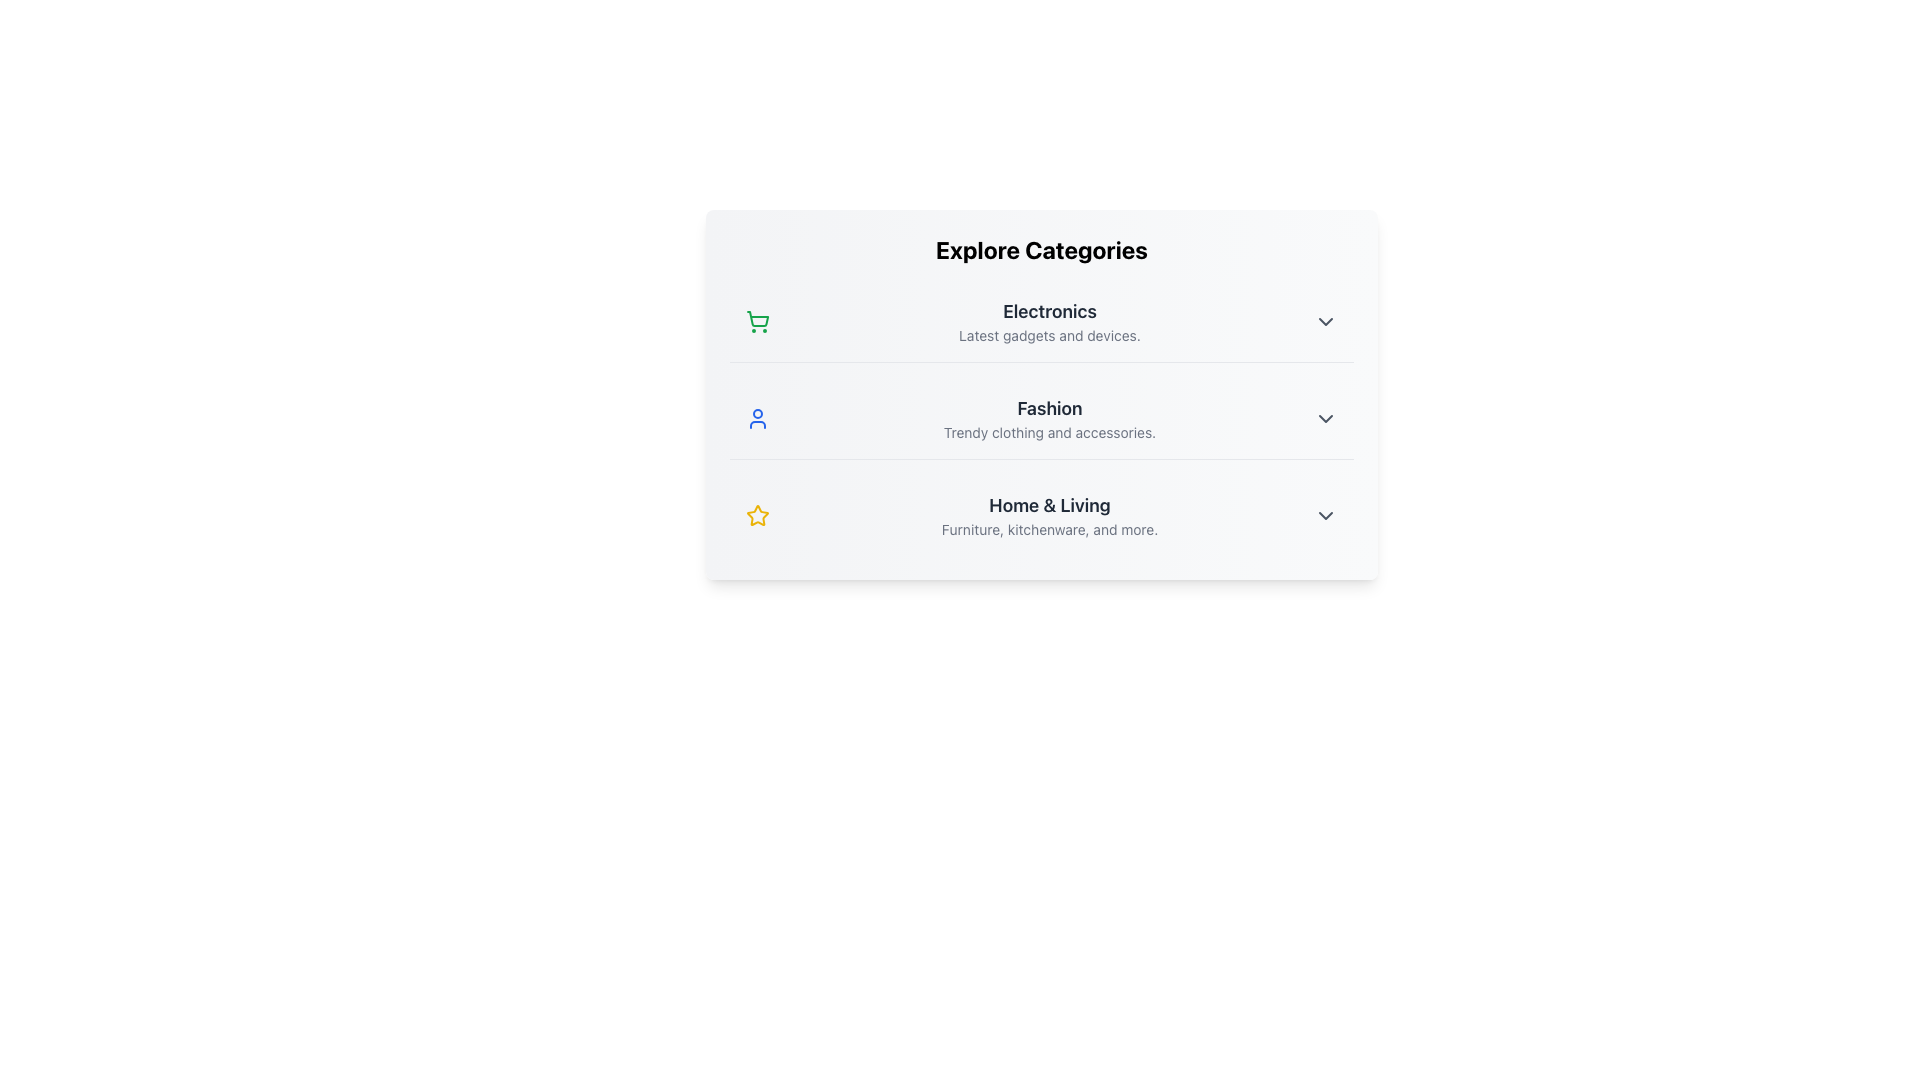 Image resolution: width=1920 pixels, height=1080 pixels. Describe the element at coordinates (757, 418) in the screenshot. I see `the blue user icon outlined in style, located to the left of the 'Fashion' text in the second row of the 'Explore Categories' card` at that location.